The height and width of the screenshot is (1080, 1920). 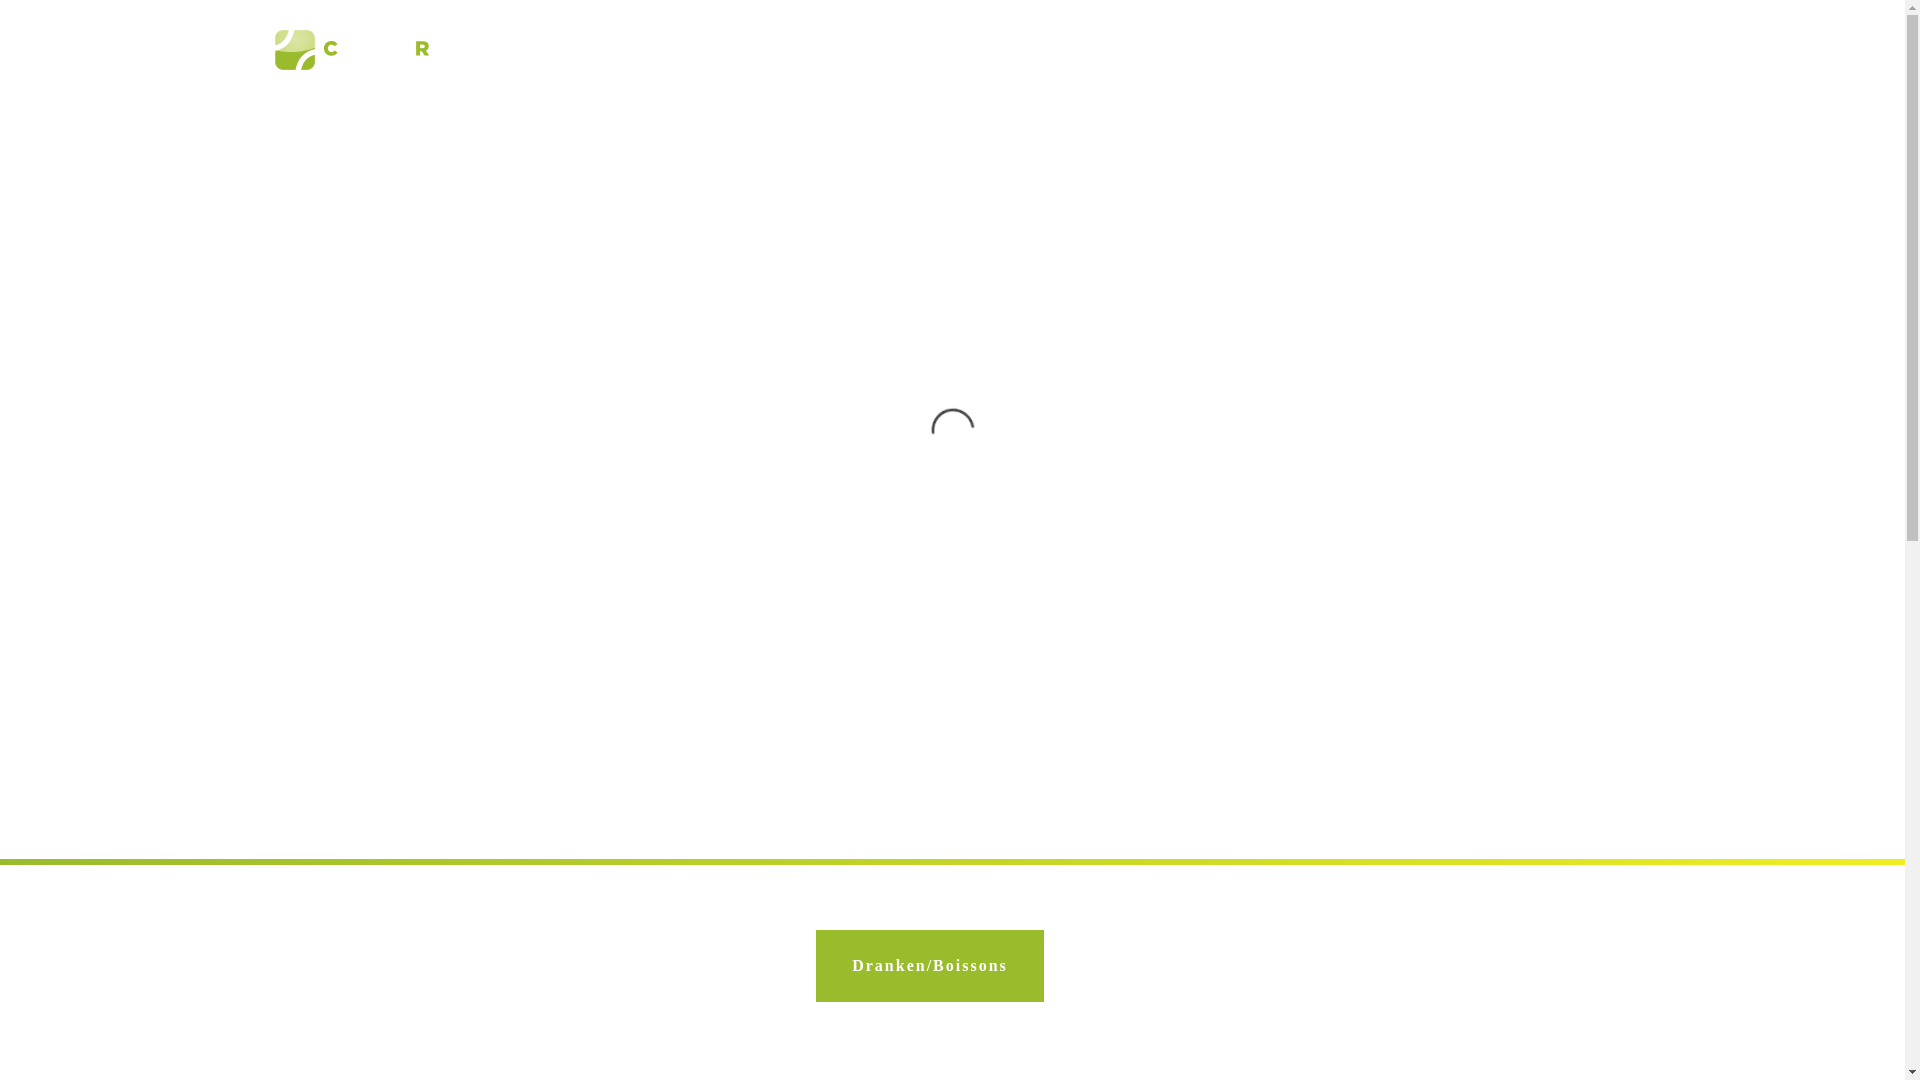 What do you see at coordinates (912, 49) in the screenshot?
I see `'TERREINRESERVATIE'` at bounding box center [912, 49].